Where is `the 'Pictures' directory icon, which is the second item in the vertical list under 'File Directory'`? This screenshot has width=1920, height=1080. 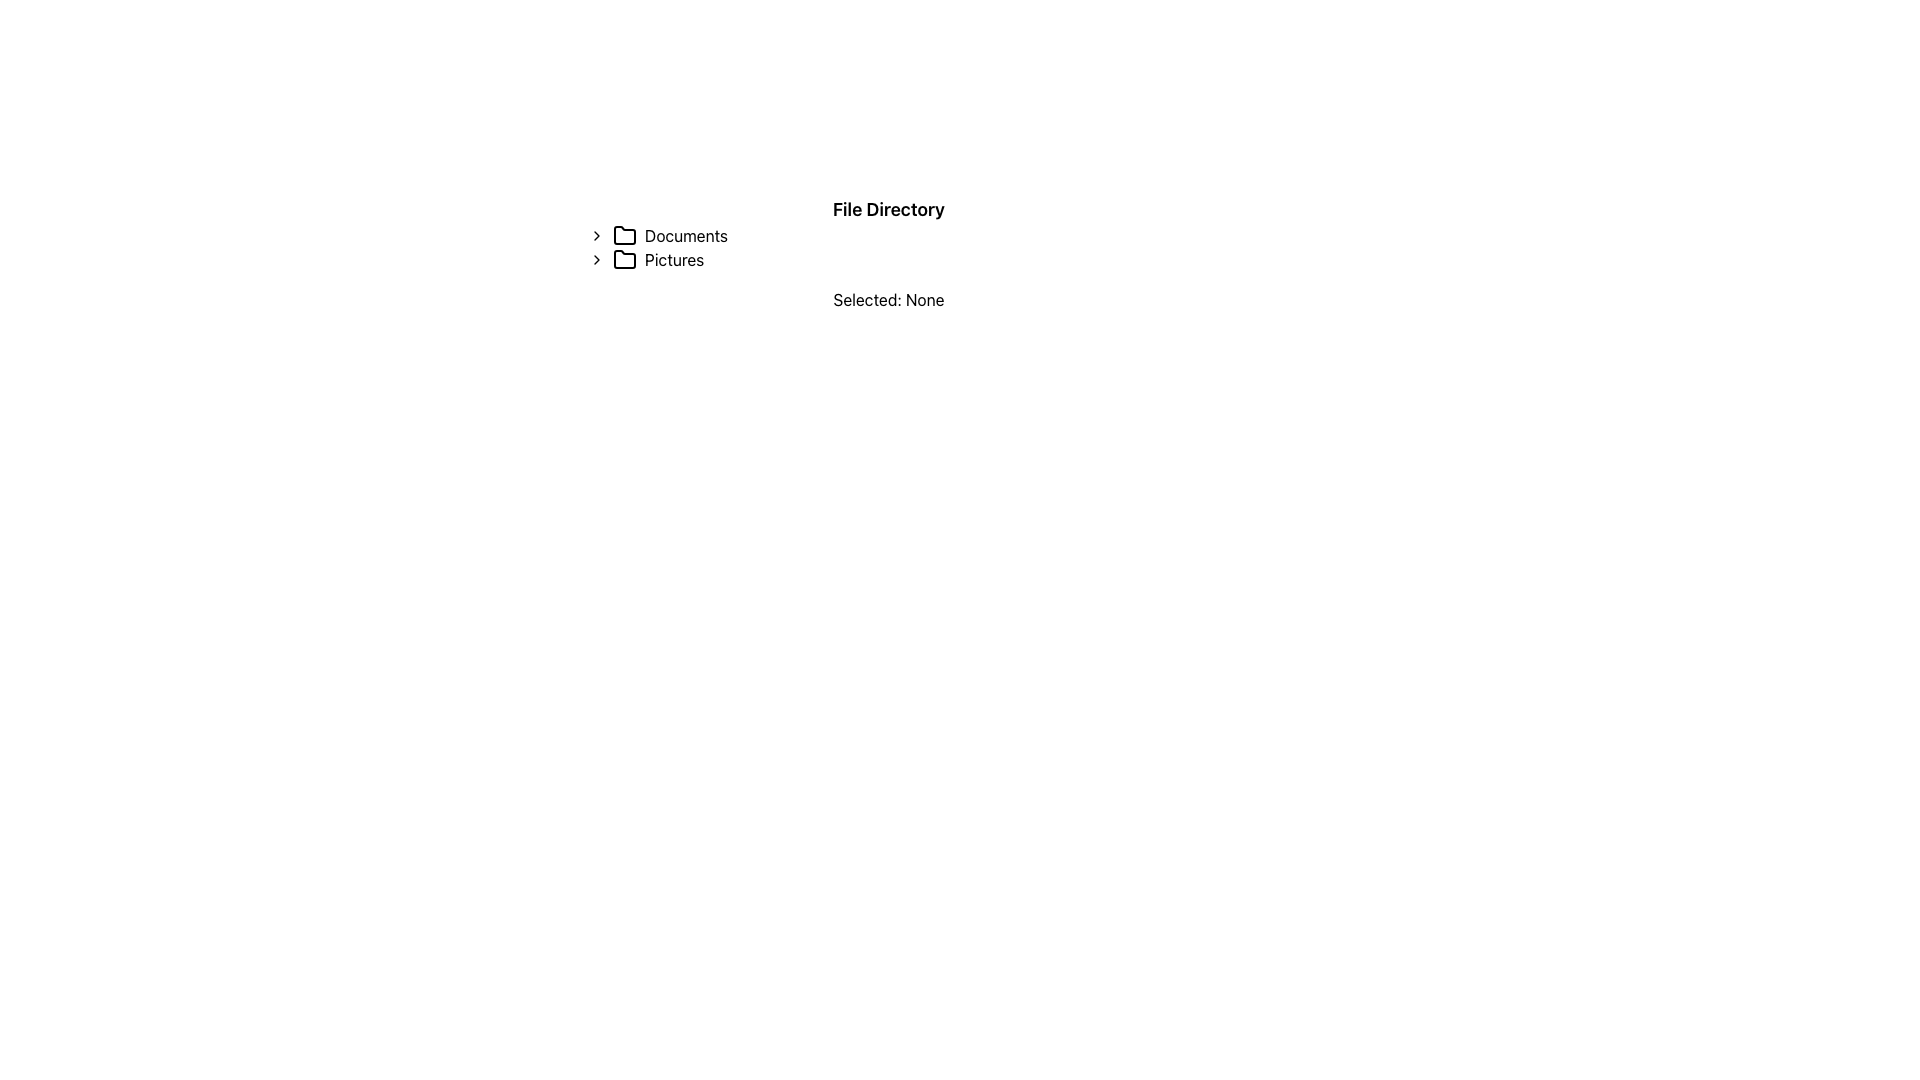
the 'Pictures' directory icon, which is the second item in the vertical list under 'File Directory' is located at coordinates (623, 258).